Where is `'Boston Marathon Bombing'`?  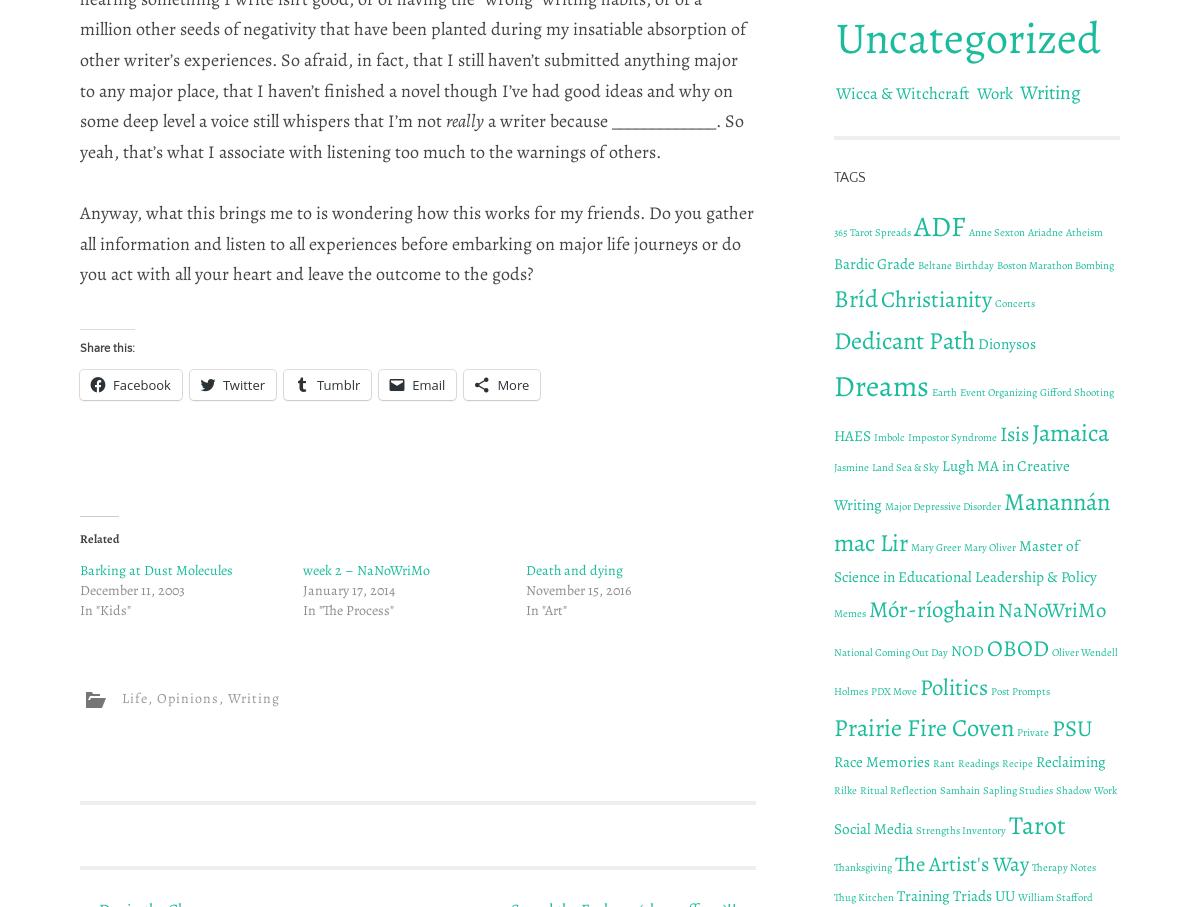 'Boston Marathon Bombing' is located at coordinates (1054, 264).